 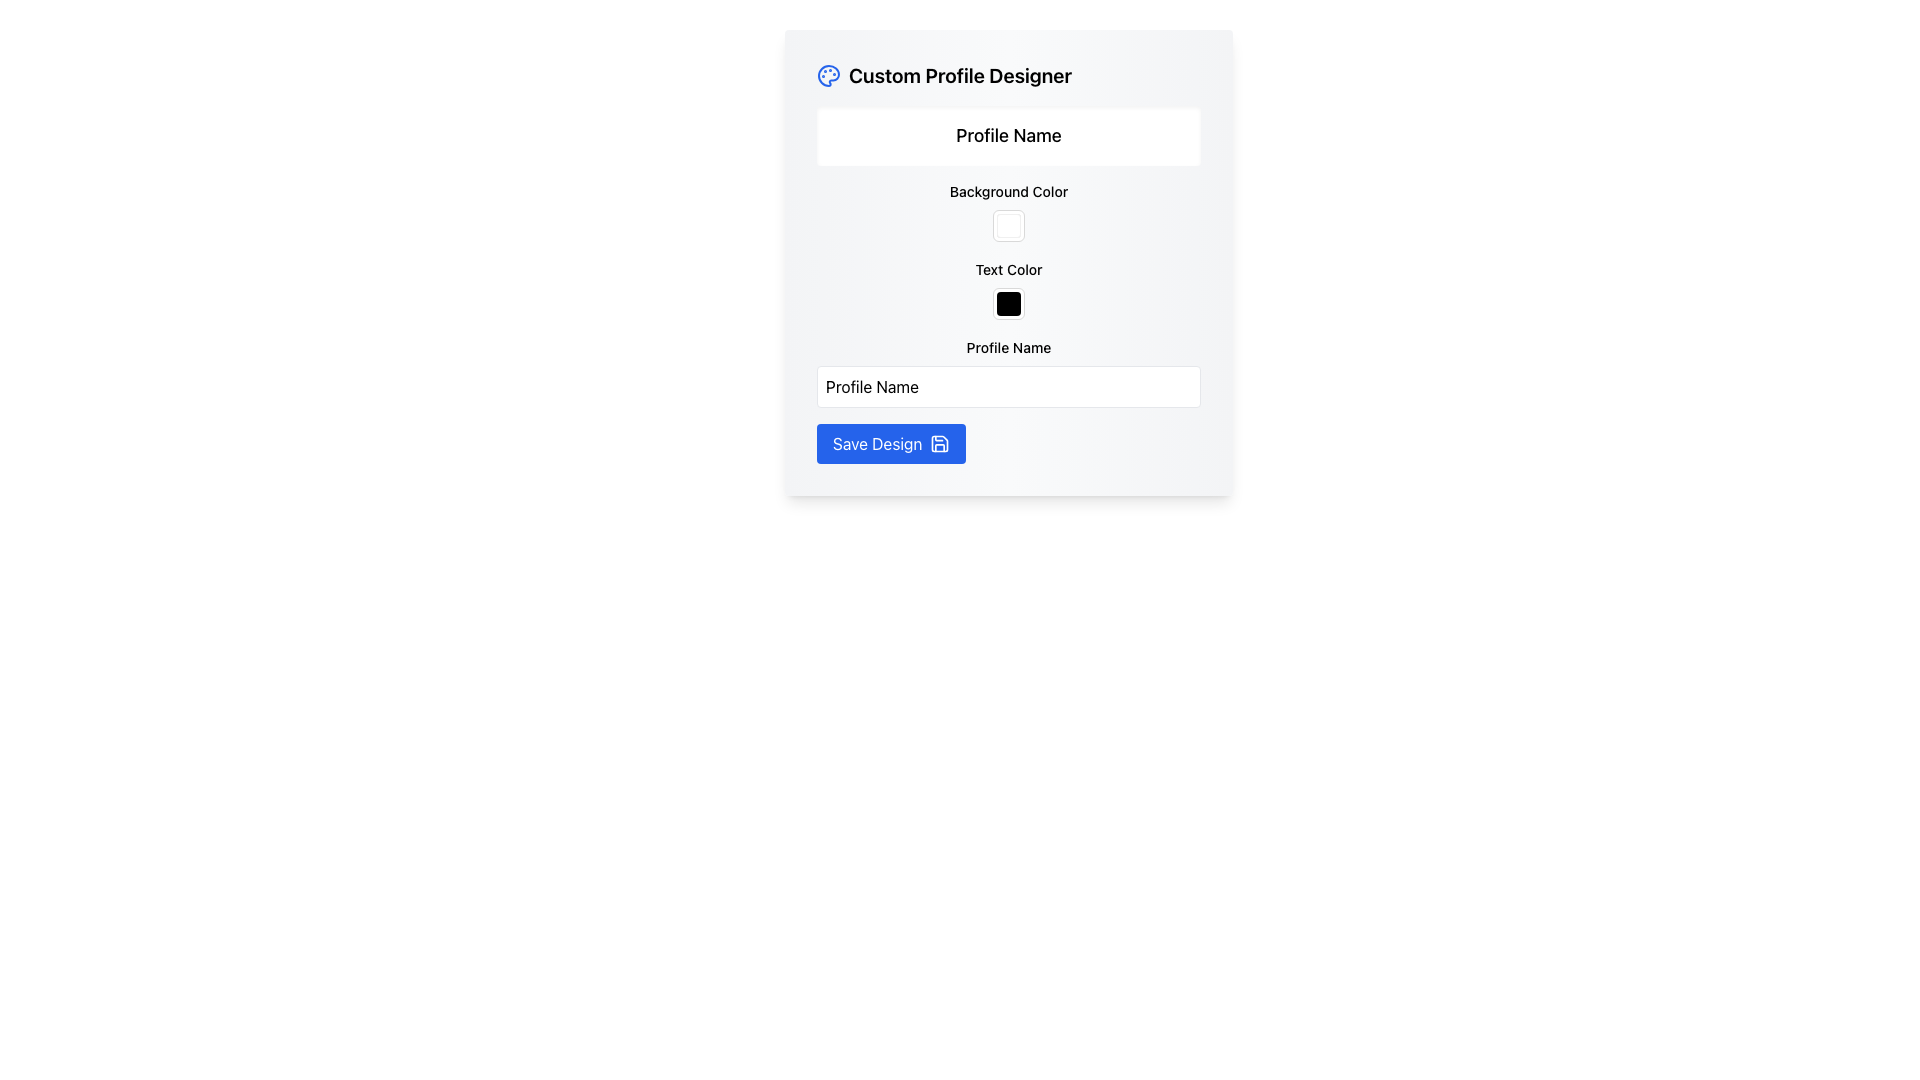 I want to click on the 'Text Color' color picker element, so click(x=1008, y=290).